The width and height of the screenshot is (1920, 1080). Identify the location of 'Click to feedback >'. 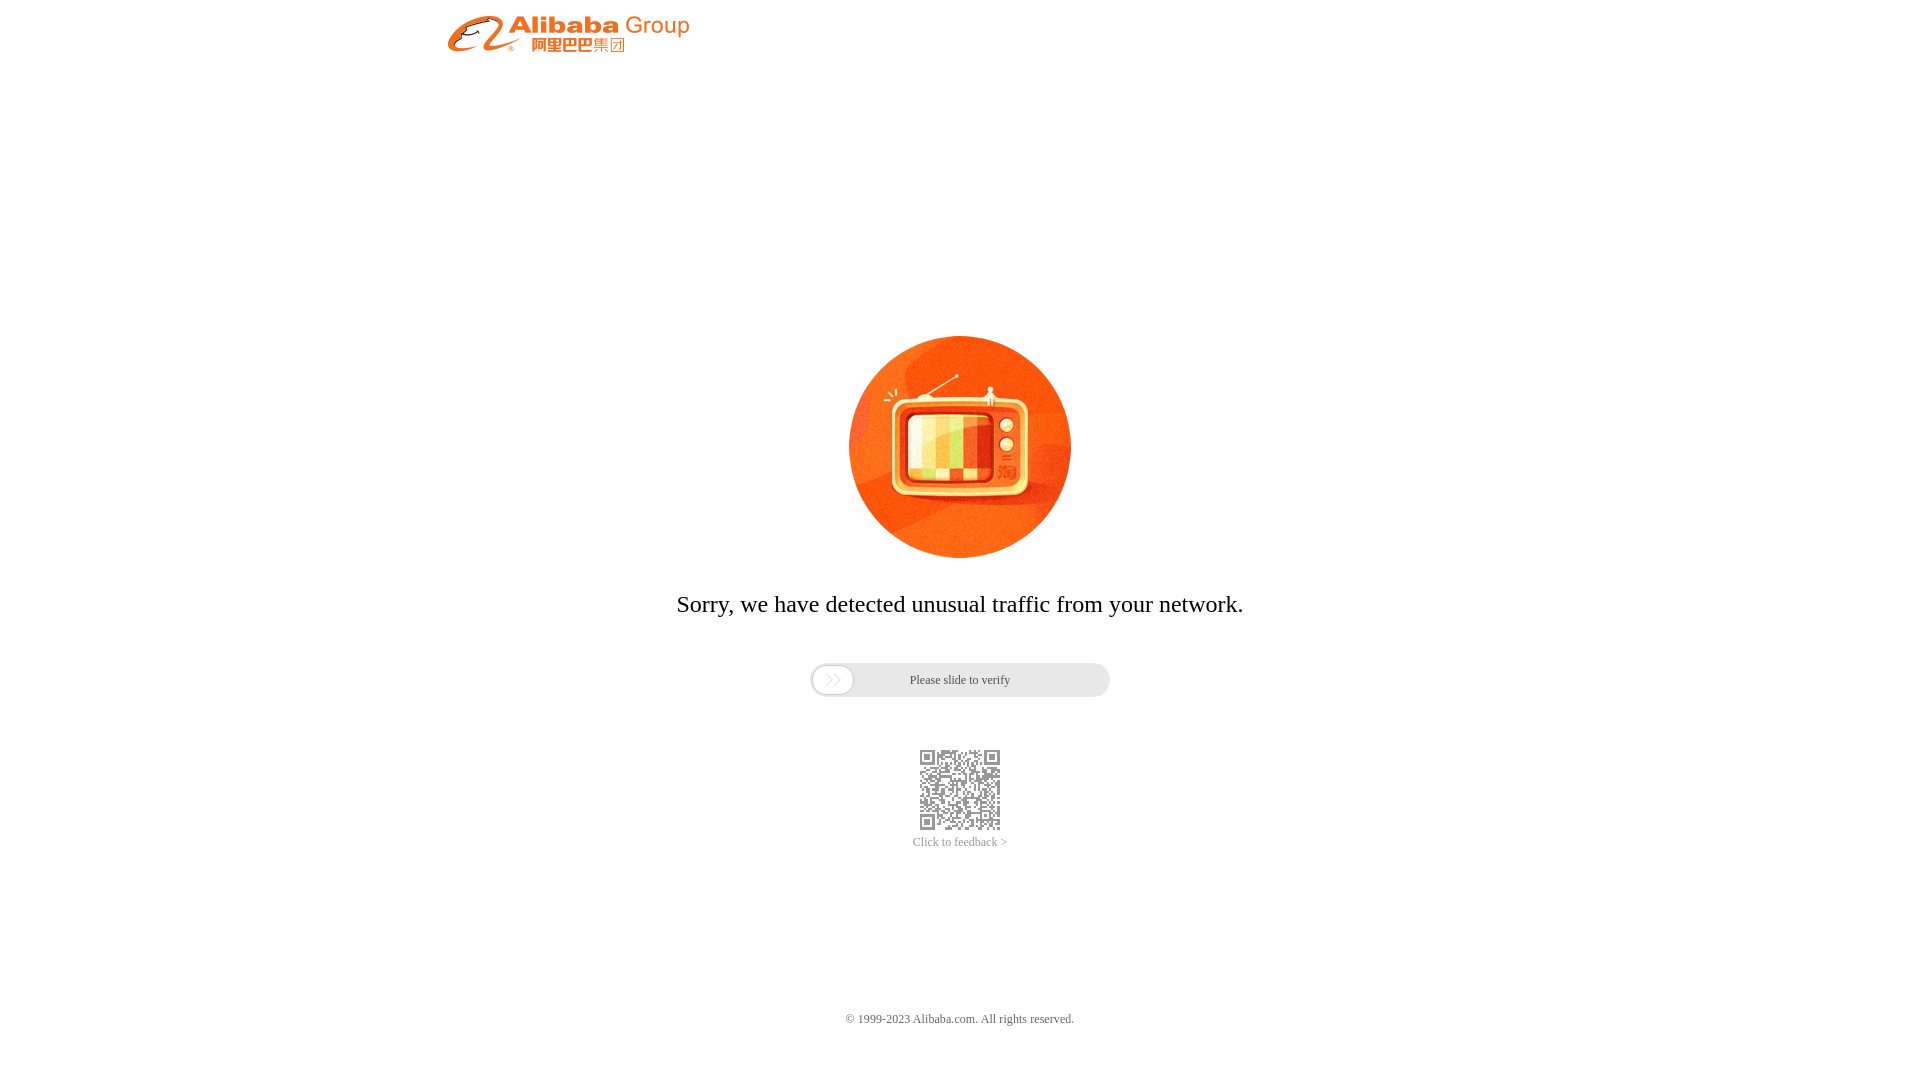
(911, 842).